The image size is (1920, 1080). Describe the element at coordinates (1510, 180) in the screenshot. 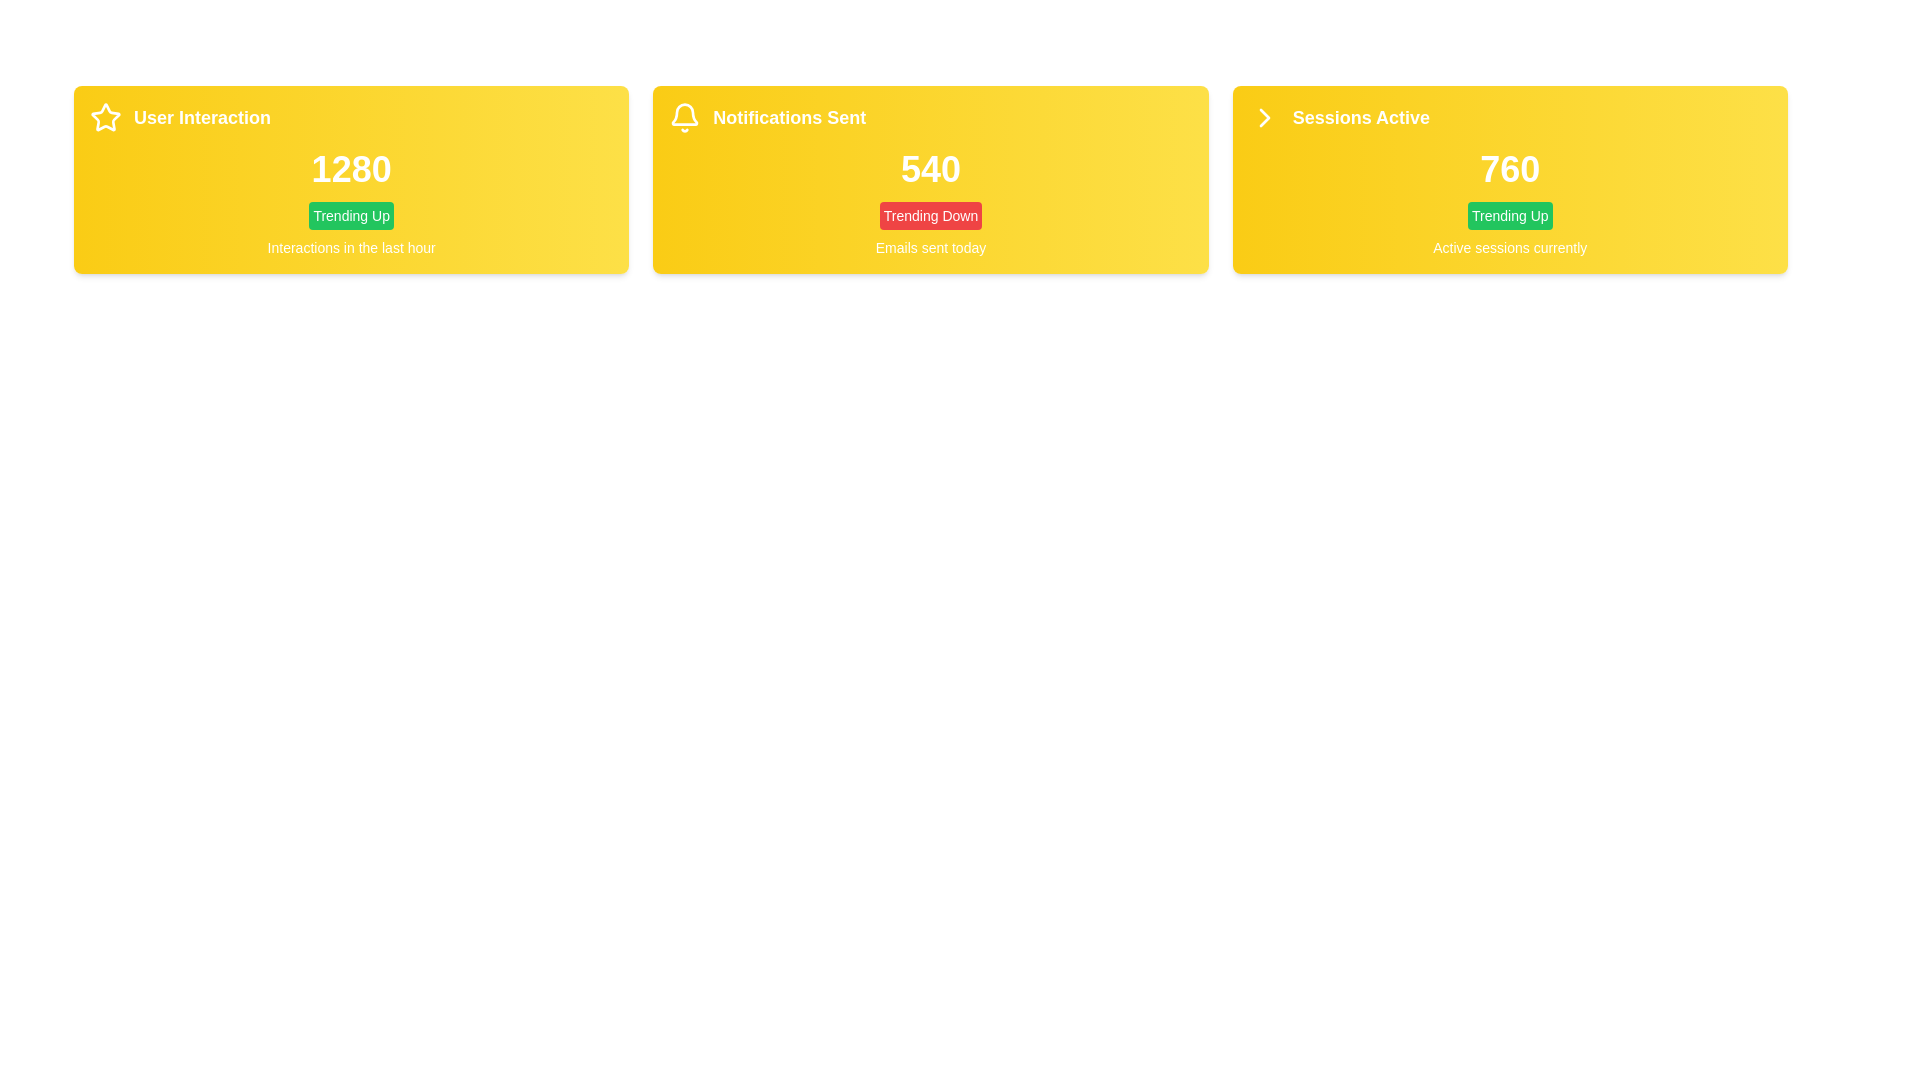

I see `the 'Sessions Active' Statistical summary card, which is the third card in a horizontally aligned triplet layout, featuring a gradient background, rounded corners, and displaying the title, 'Sessions Active', along with the number '760' and a green badge labeled 'Trending Up'` at that location.